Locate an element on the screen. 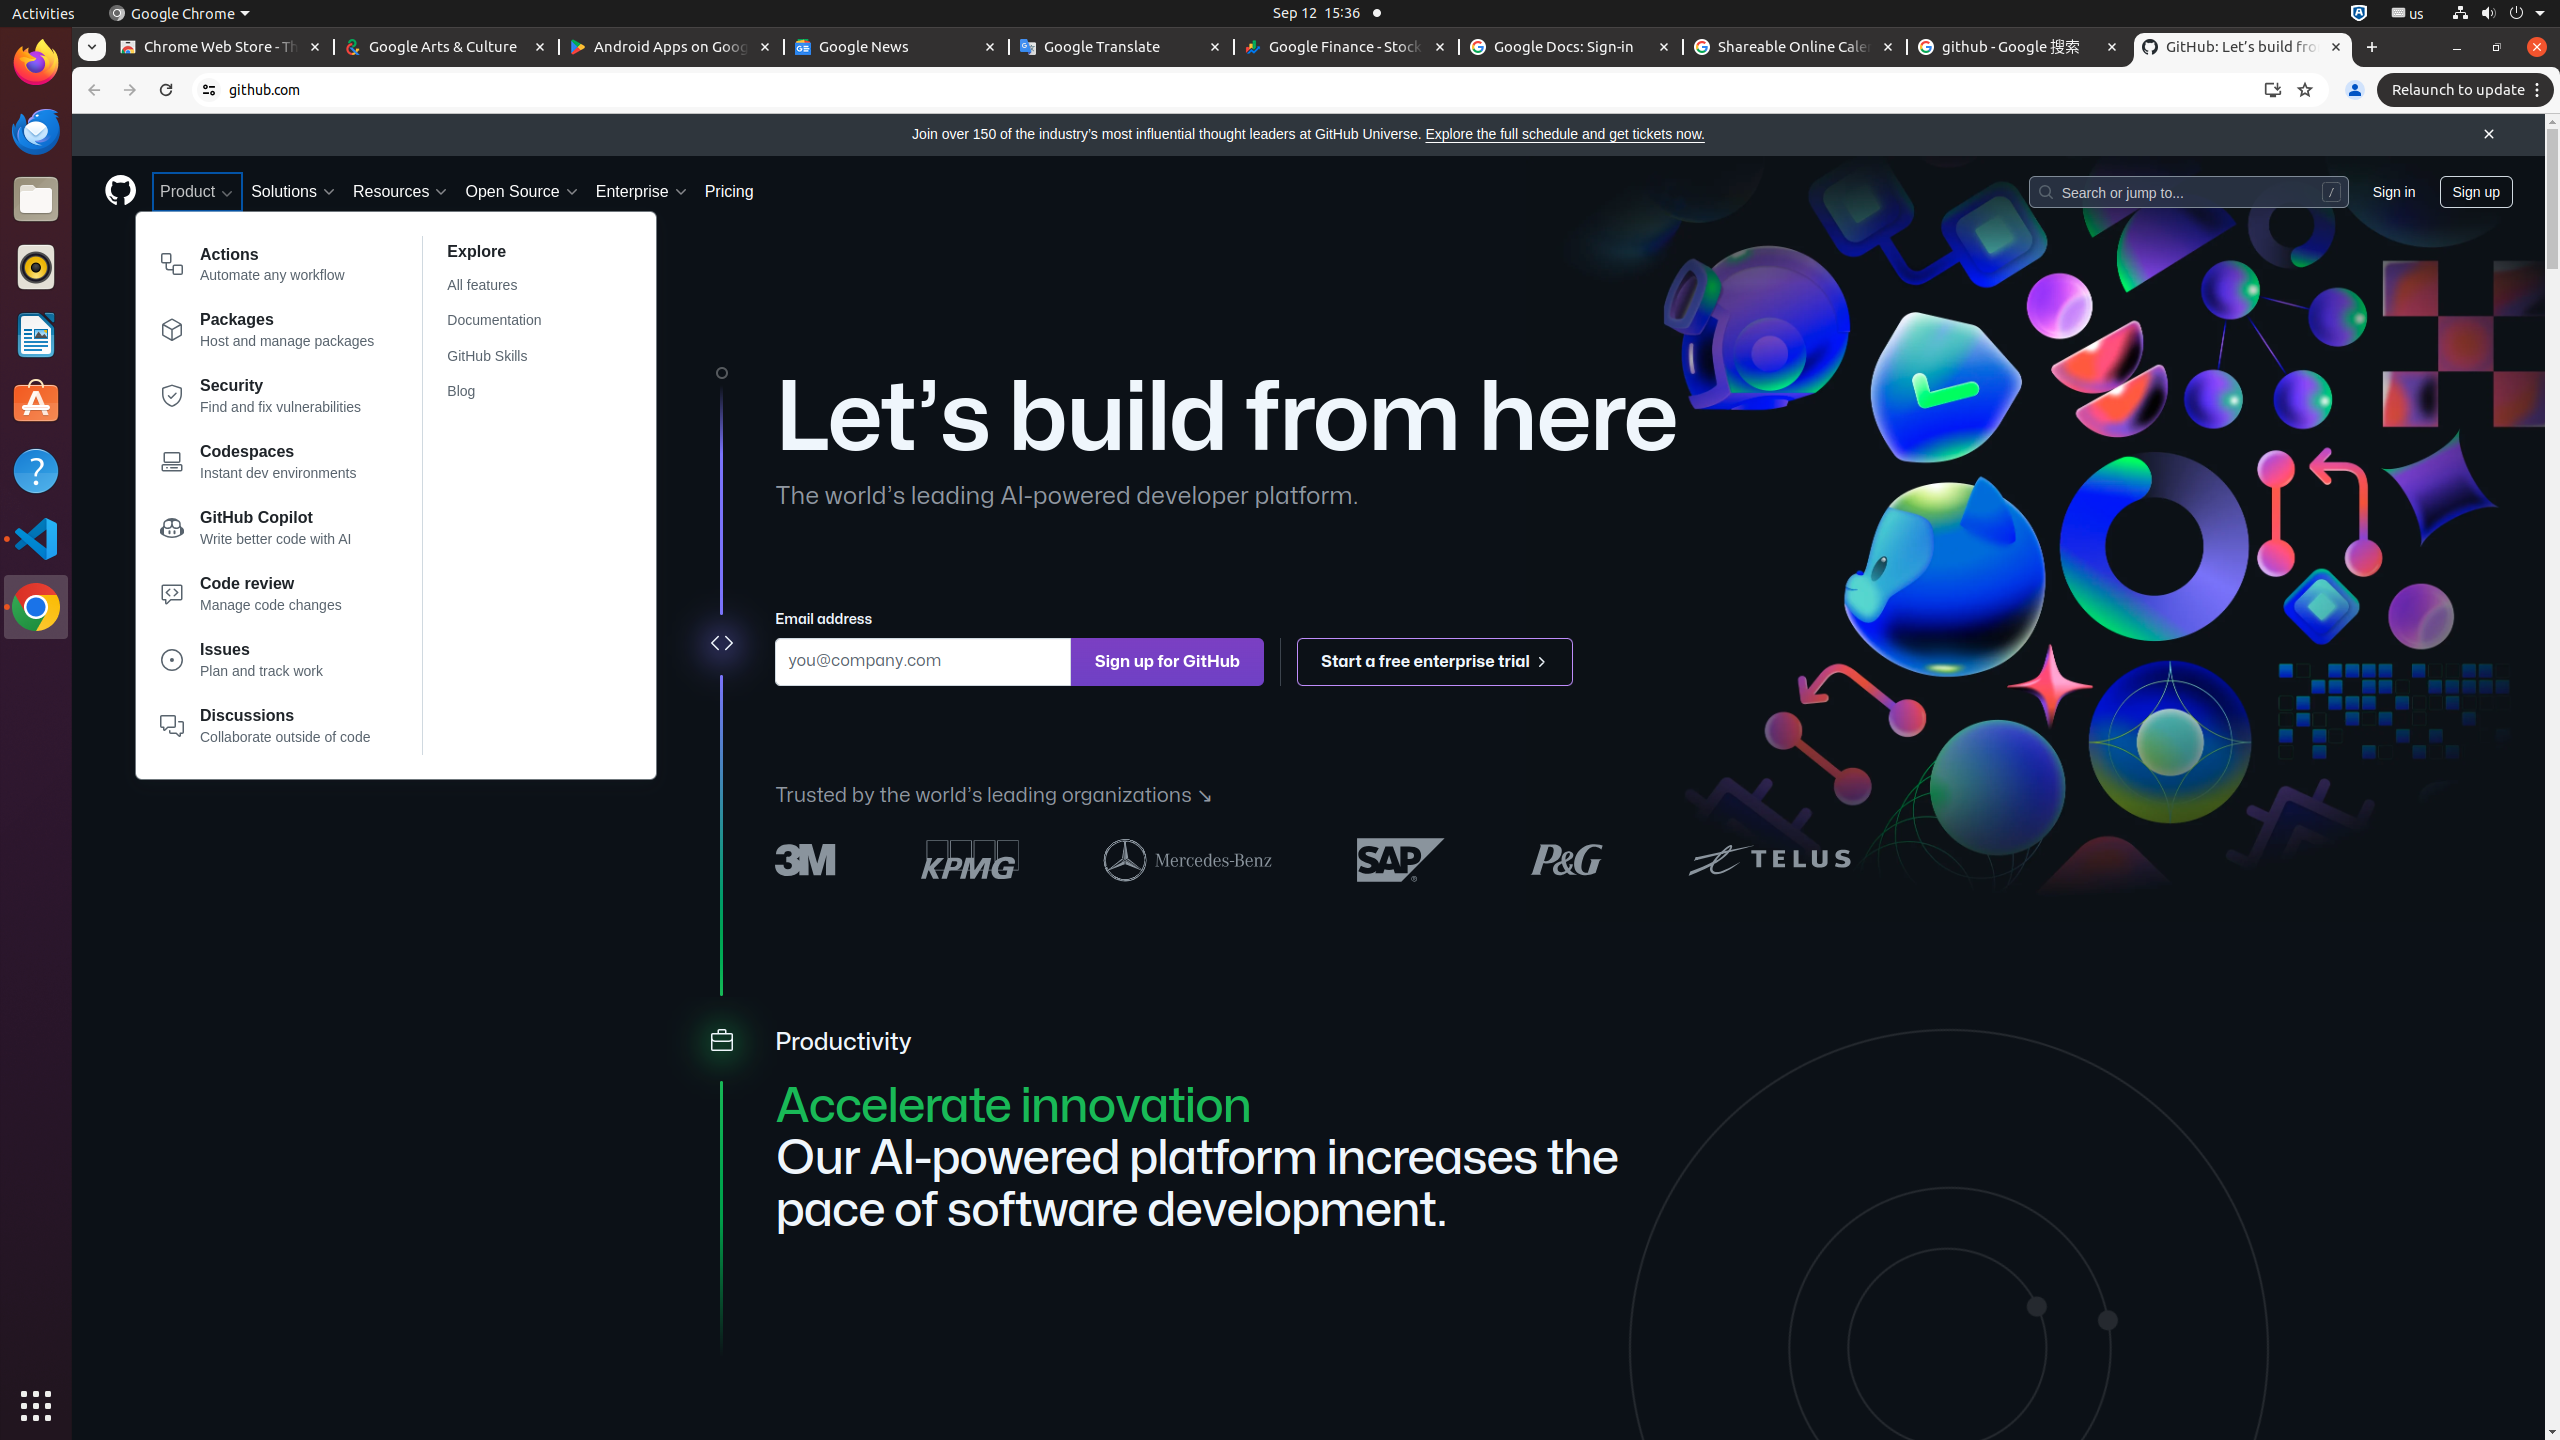 The image size is (2560, 1440). 'System' is located at coordinates (2498, 12).